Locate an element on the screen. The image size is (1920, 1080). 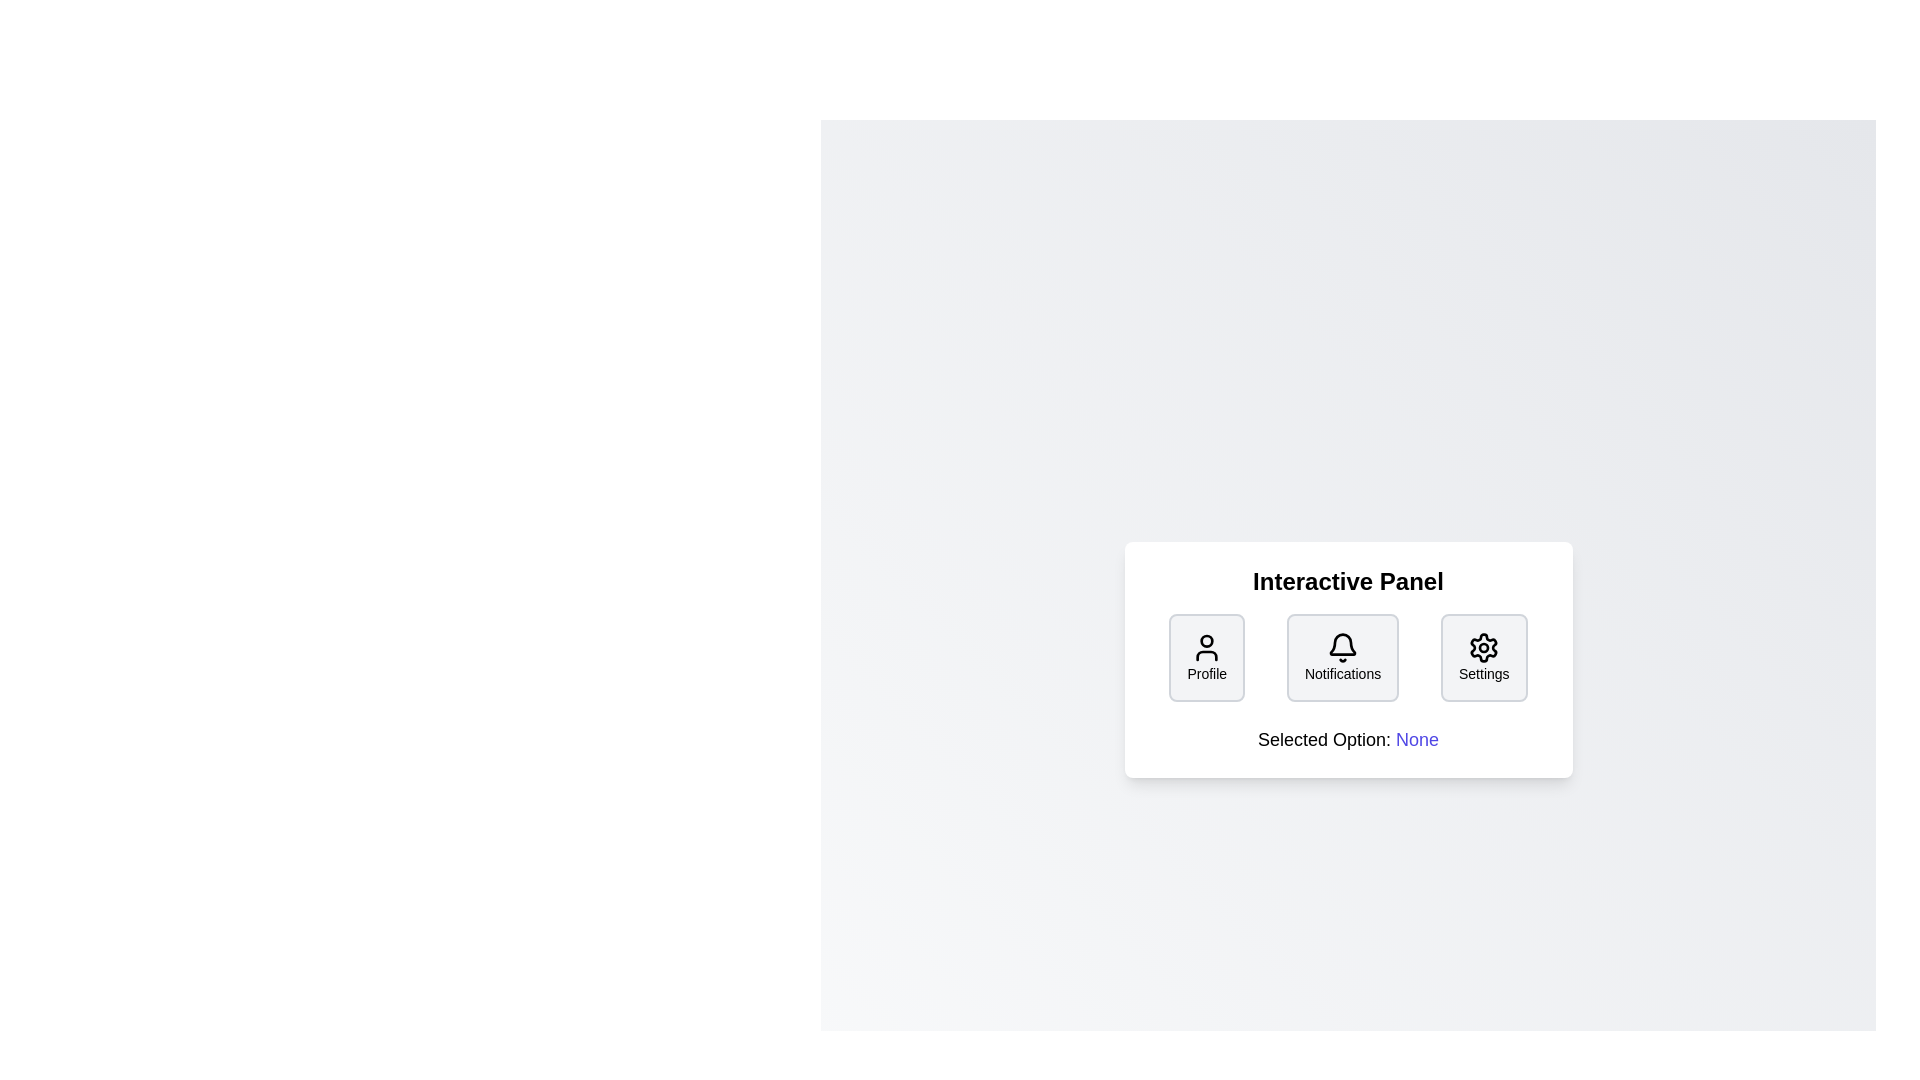
the 'Settings' button to select it is located at coordinates (1484, 658).